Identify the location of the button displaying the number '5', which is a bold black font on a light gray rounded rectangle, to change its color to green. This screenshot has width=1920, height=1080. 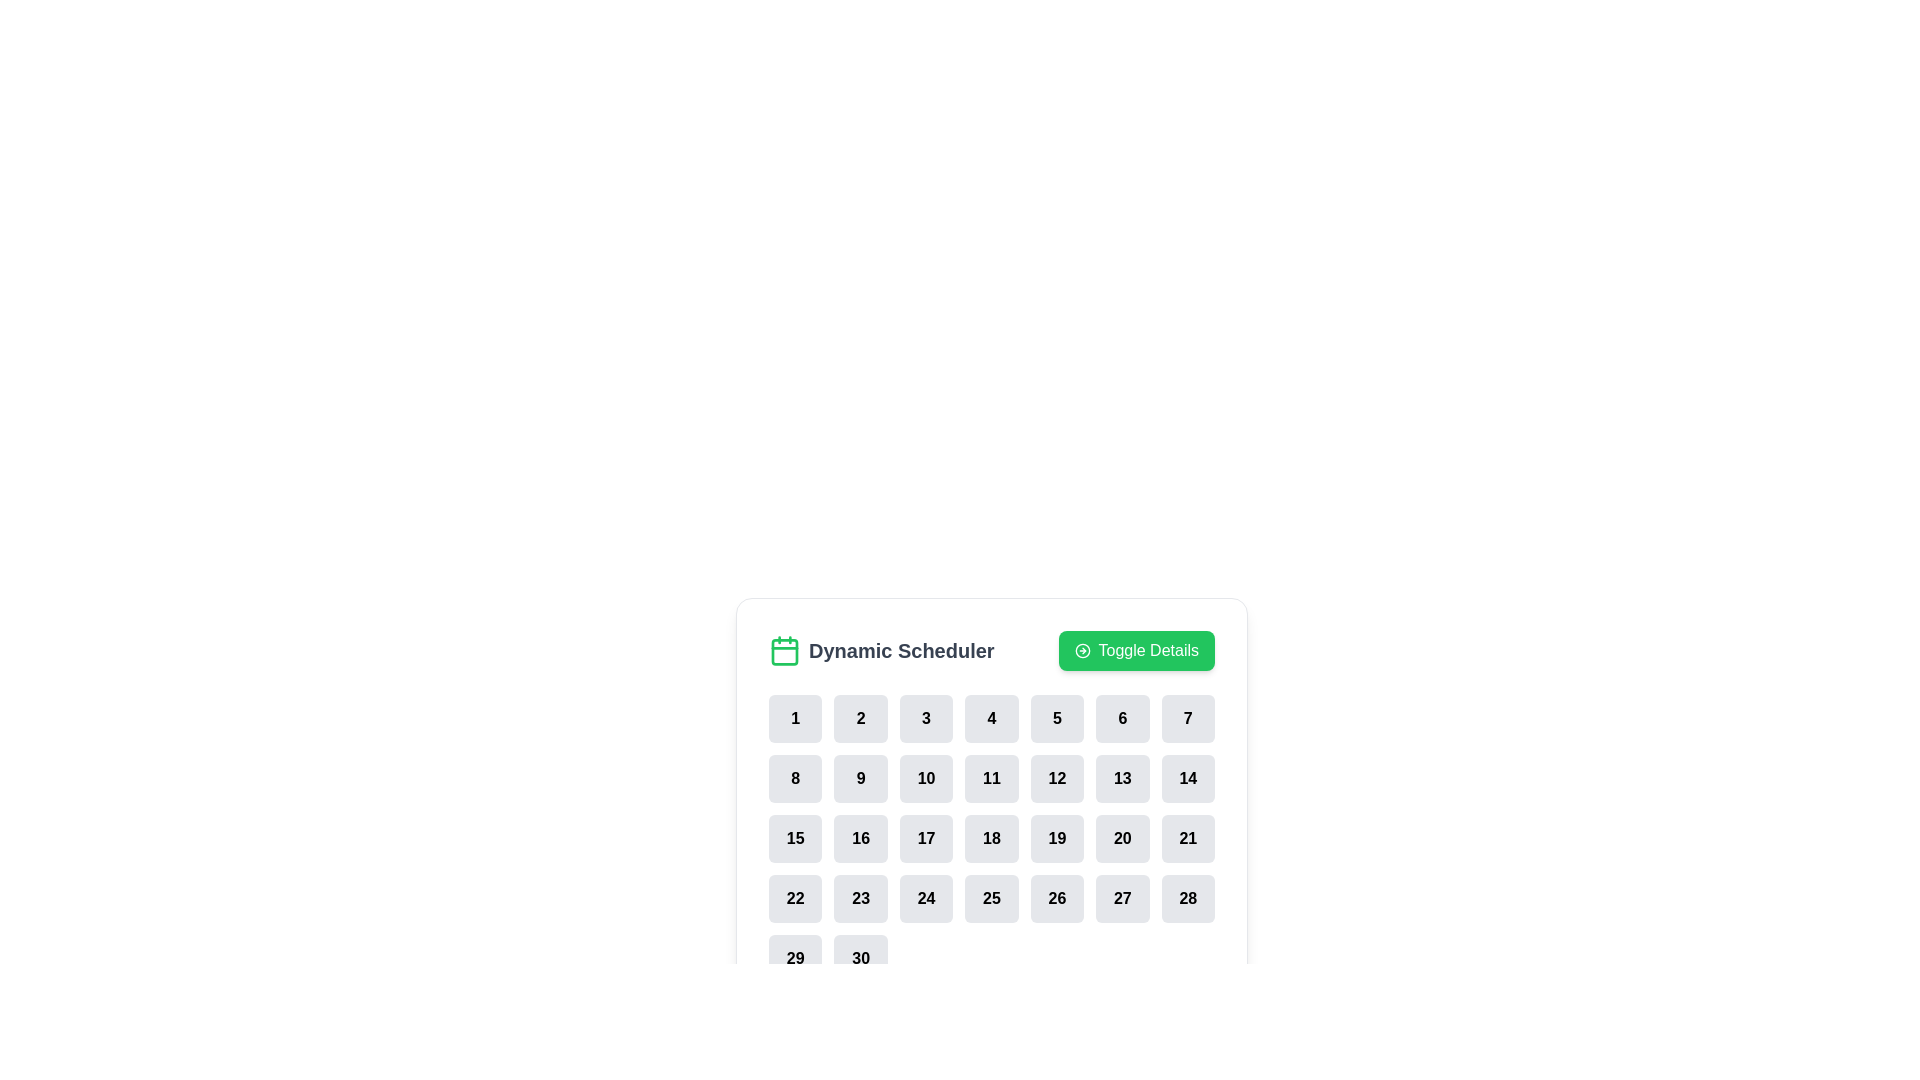
(1056, 717).